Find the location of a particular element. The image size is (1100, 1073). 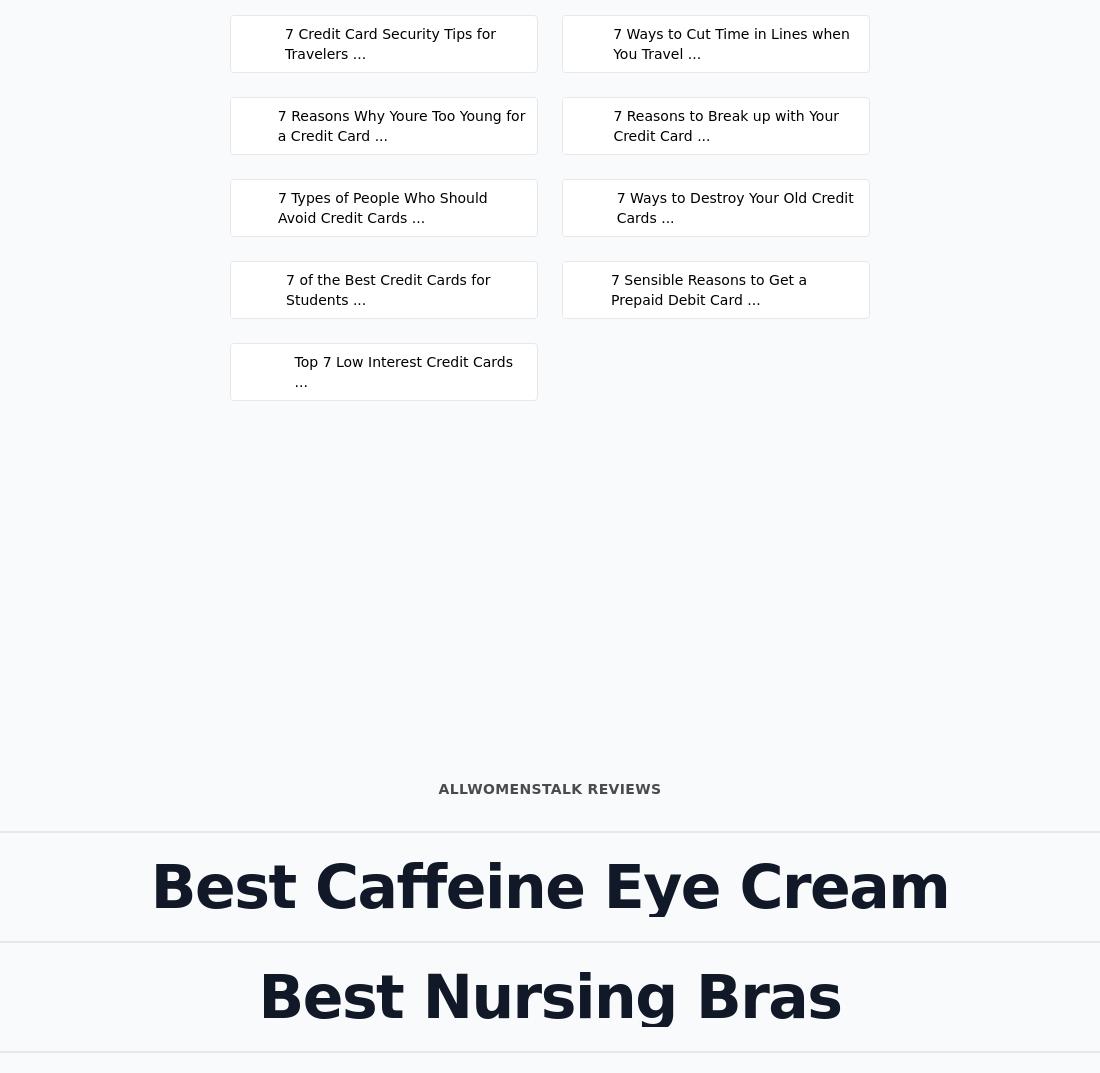

'7 Ways to Cut Time in Lines when You Travel ...' is located at coordinates (729, 42).